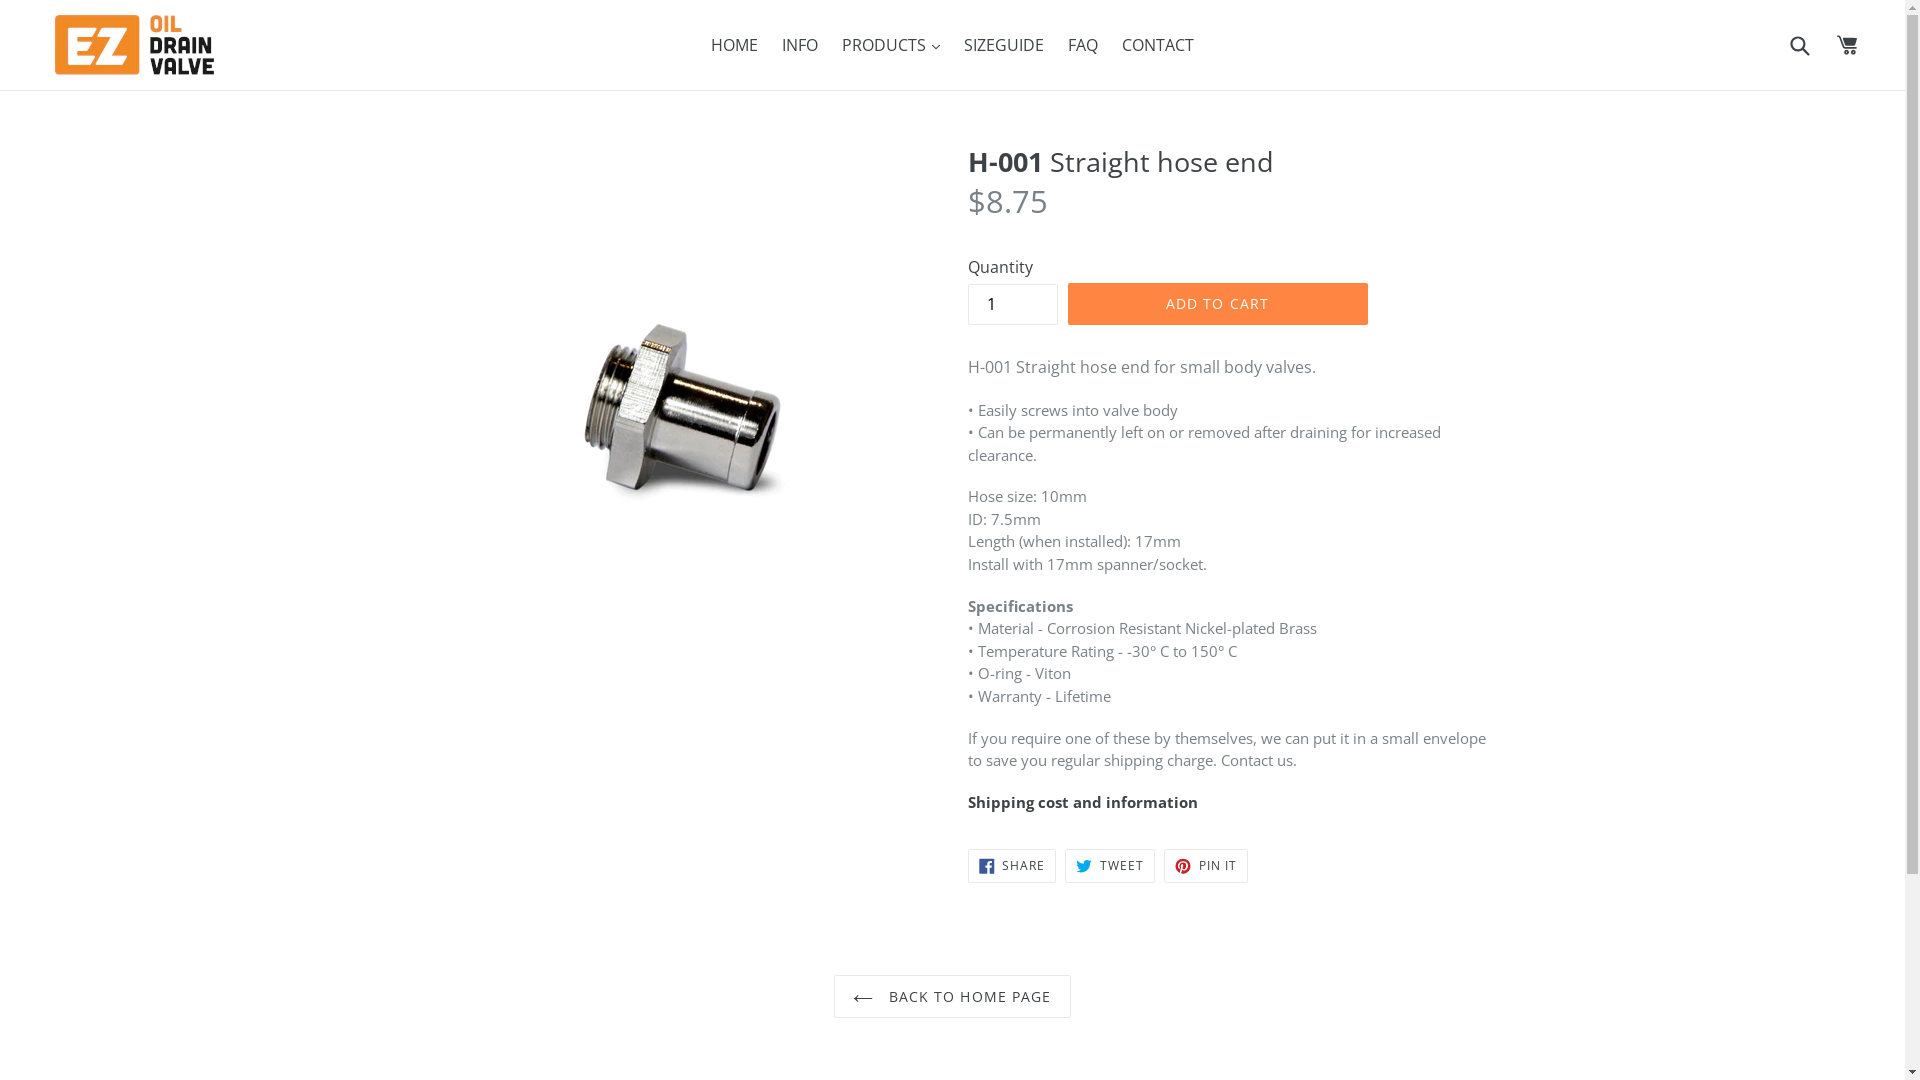 Image resolution: width=1920 pixels, height=1080 pixels. I want to click on 'TWEET, so click(1108, 865).